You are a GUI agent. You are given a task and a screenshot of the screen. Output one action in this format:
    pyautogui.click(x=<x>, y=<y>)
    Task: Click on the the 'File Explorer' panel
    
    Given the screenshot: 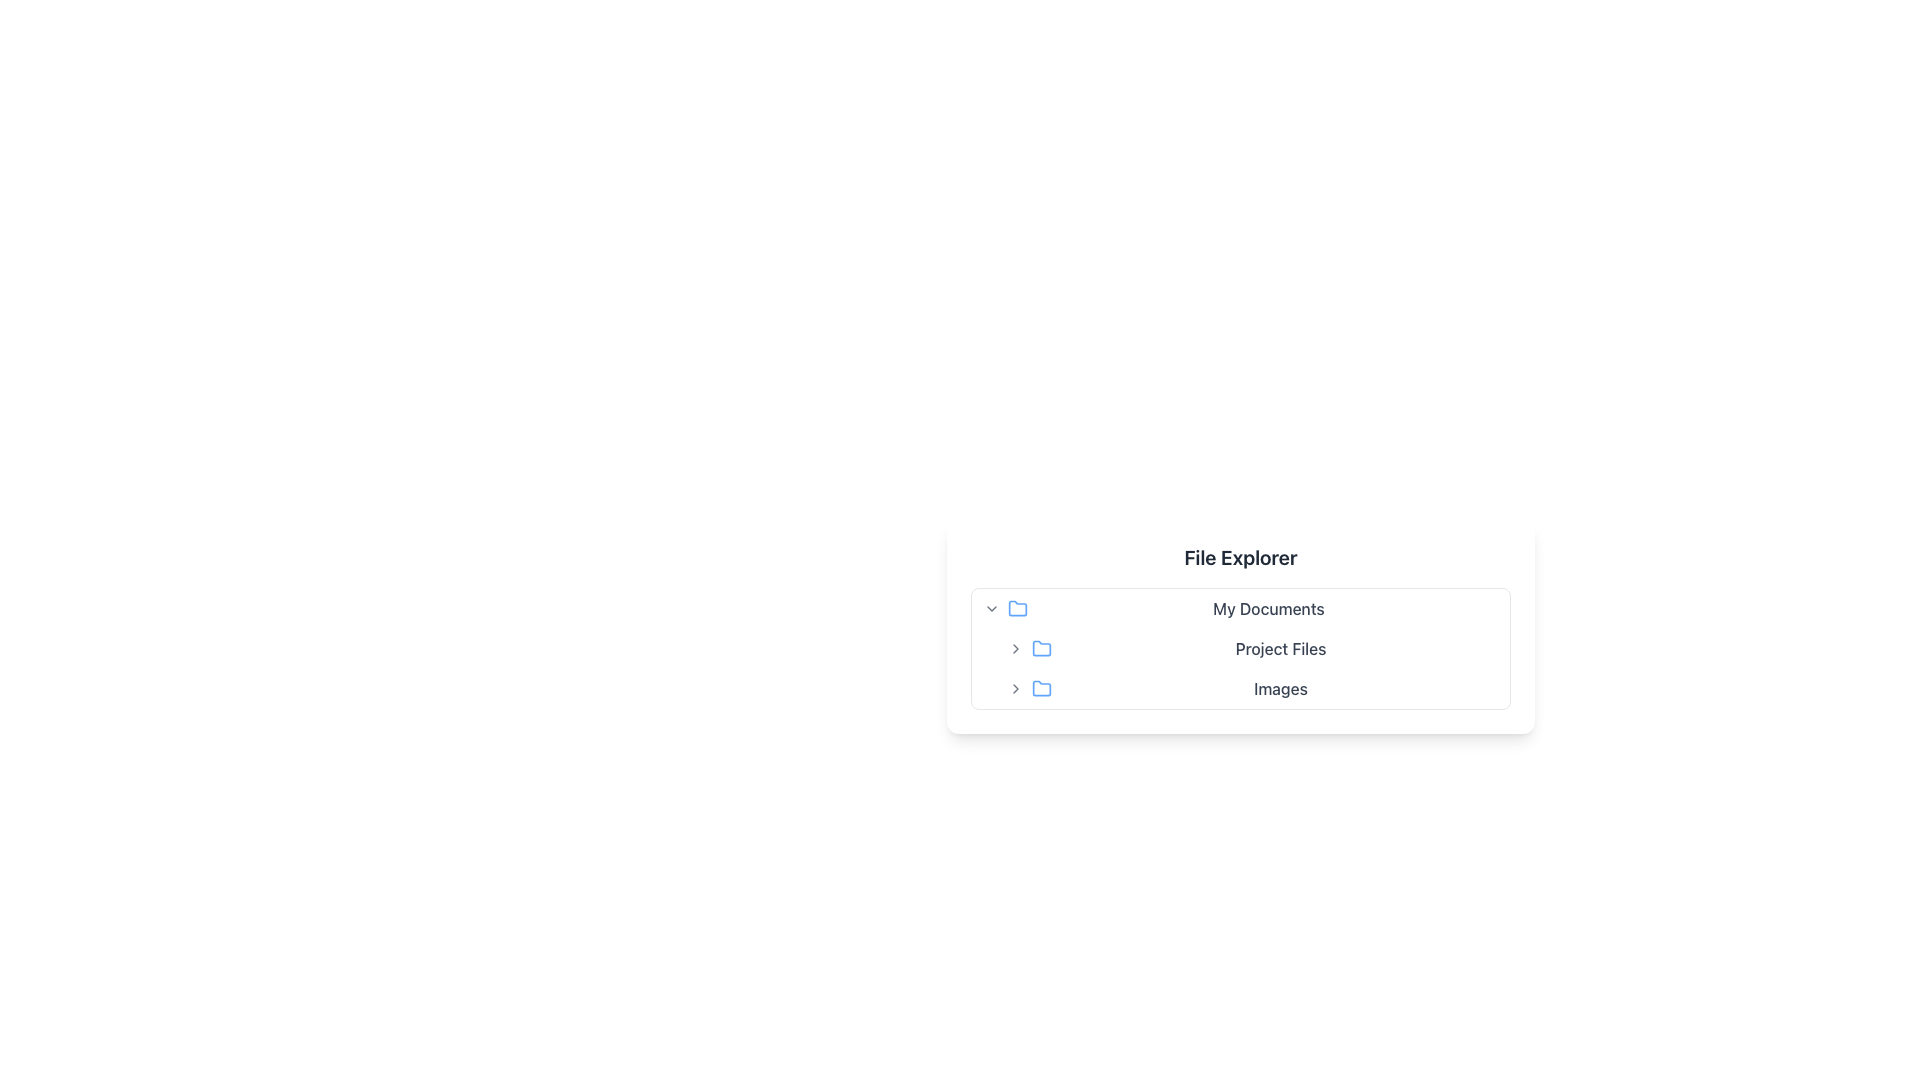 What is the action you would take?
    pyautogui.click(x=1240, y=647)
    